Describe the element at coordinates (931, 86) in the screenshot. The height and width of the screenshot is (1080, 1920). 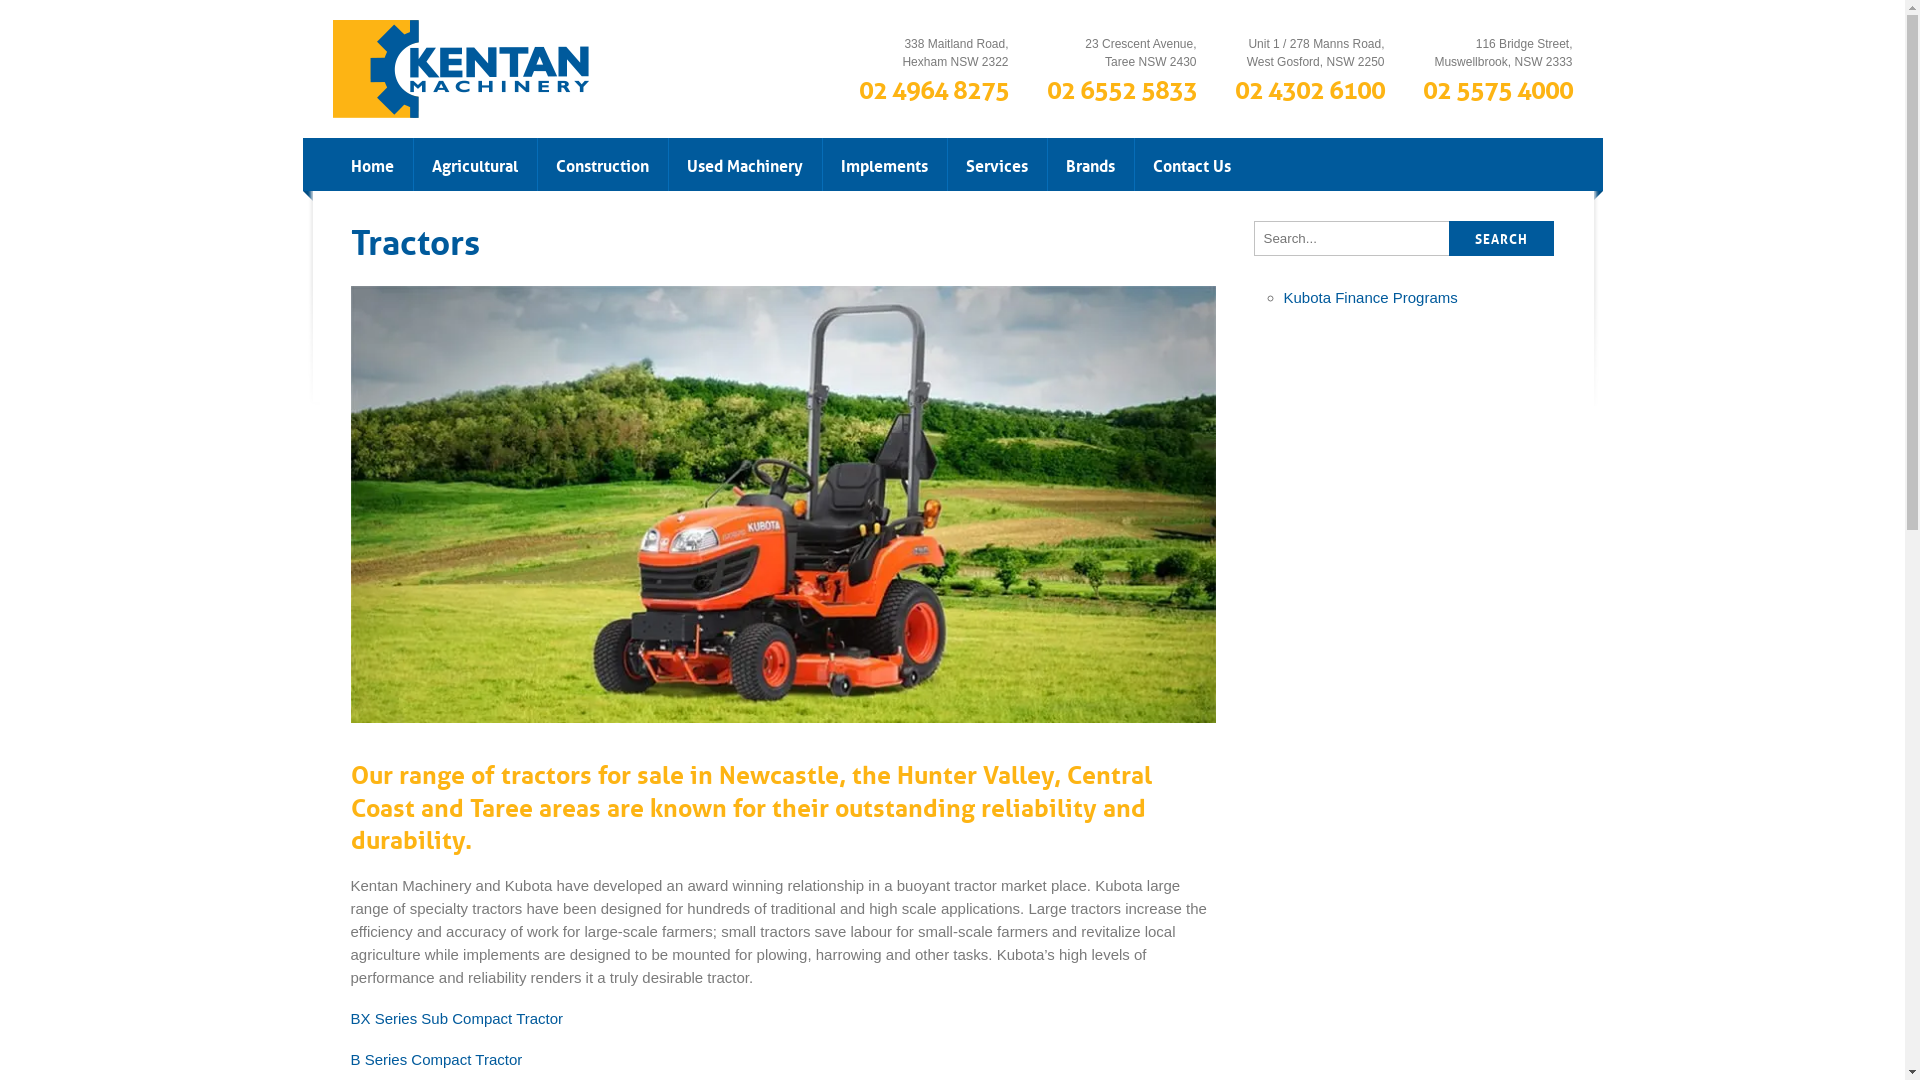
I see `'02 4964 8275'` at that location.